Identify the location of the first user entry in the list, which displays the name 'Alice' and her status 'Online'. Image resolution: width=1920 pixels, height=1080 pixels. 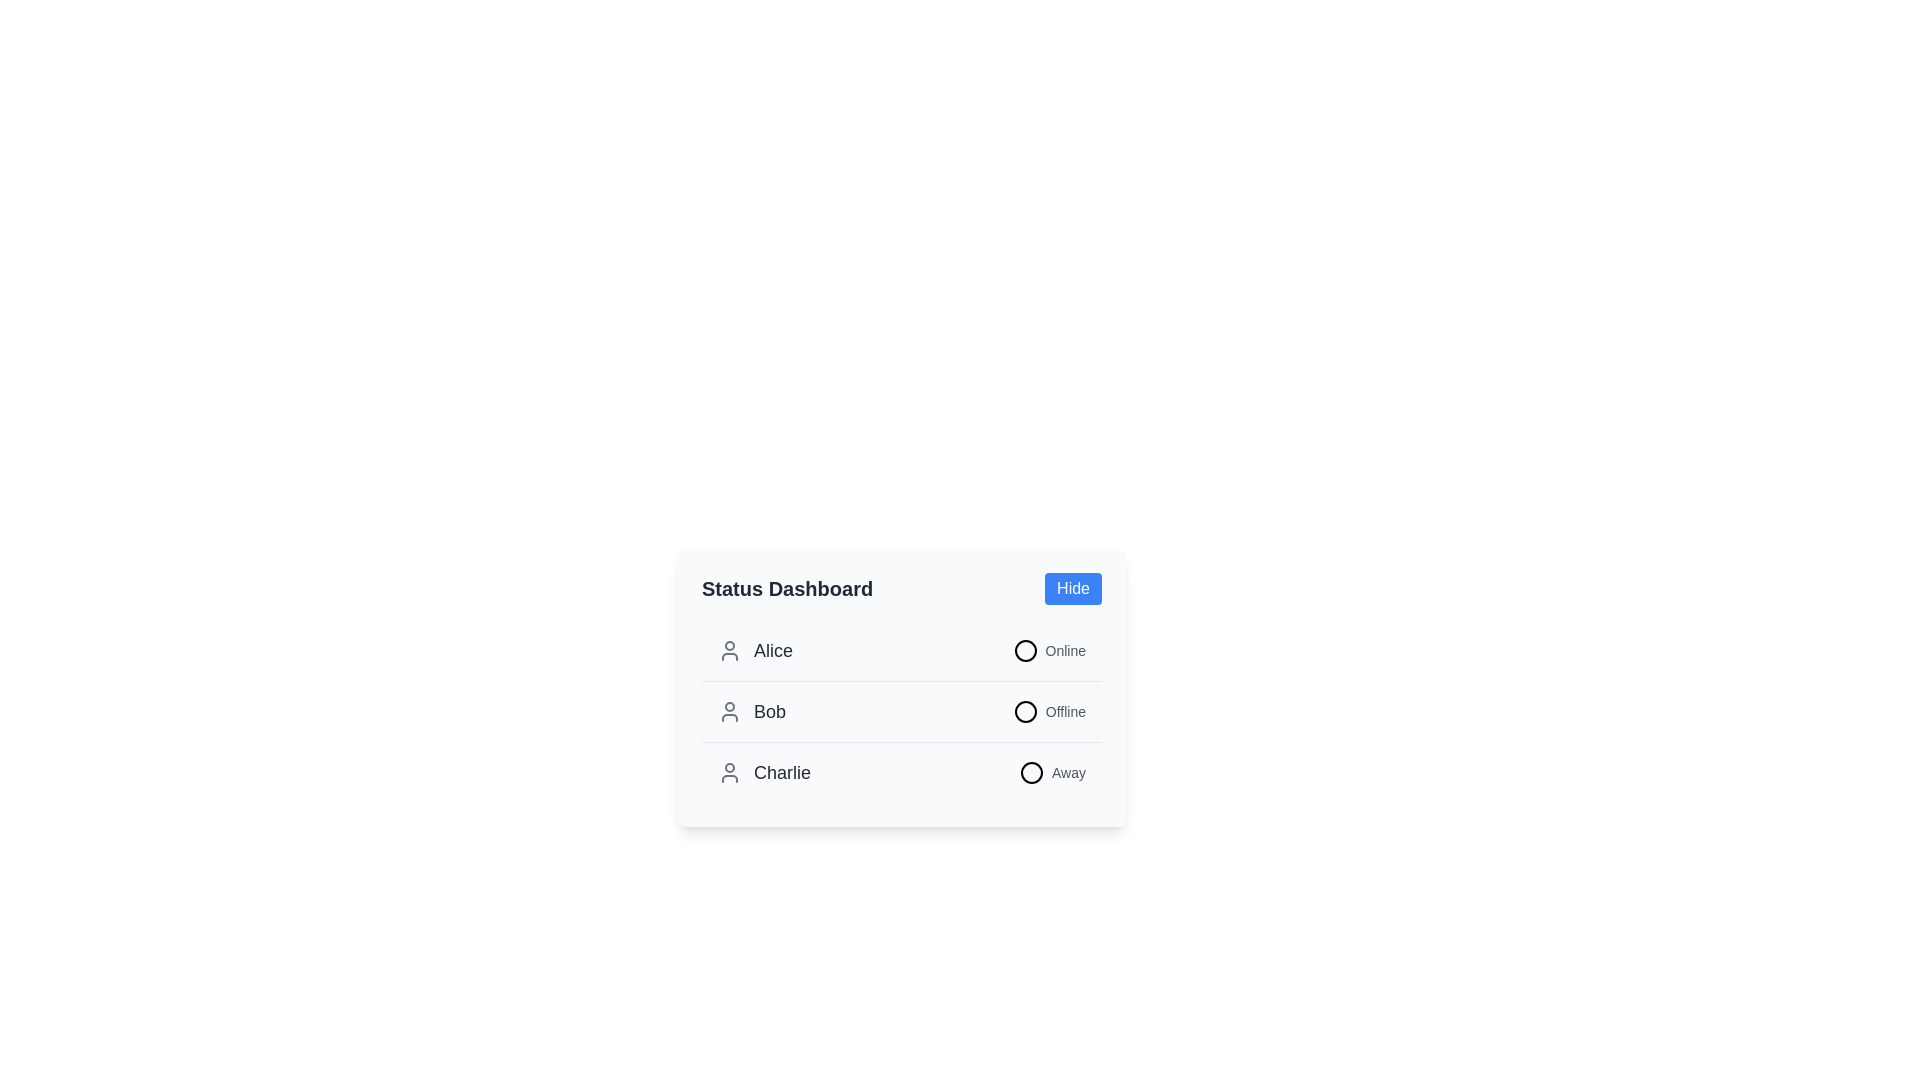
(901, 651).